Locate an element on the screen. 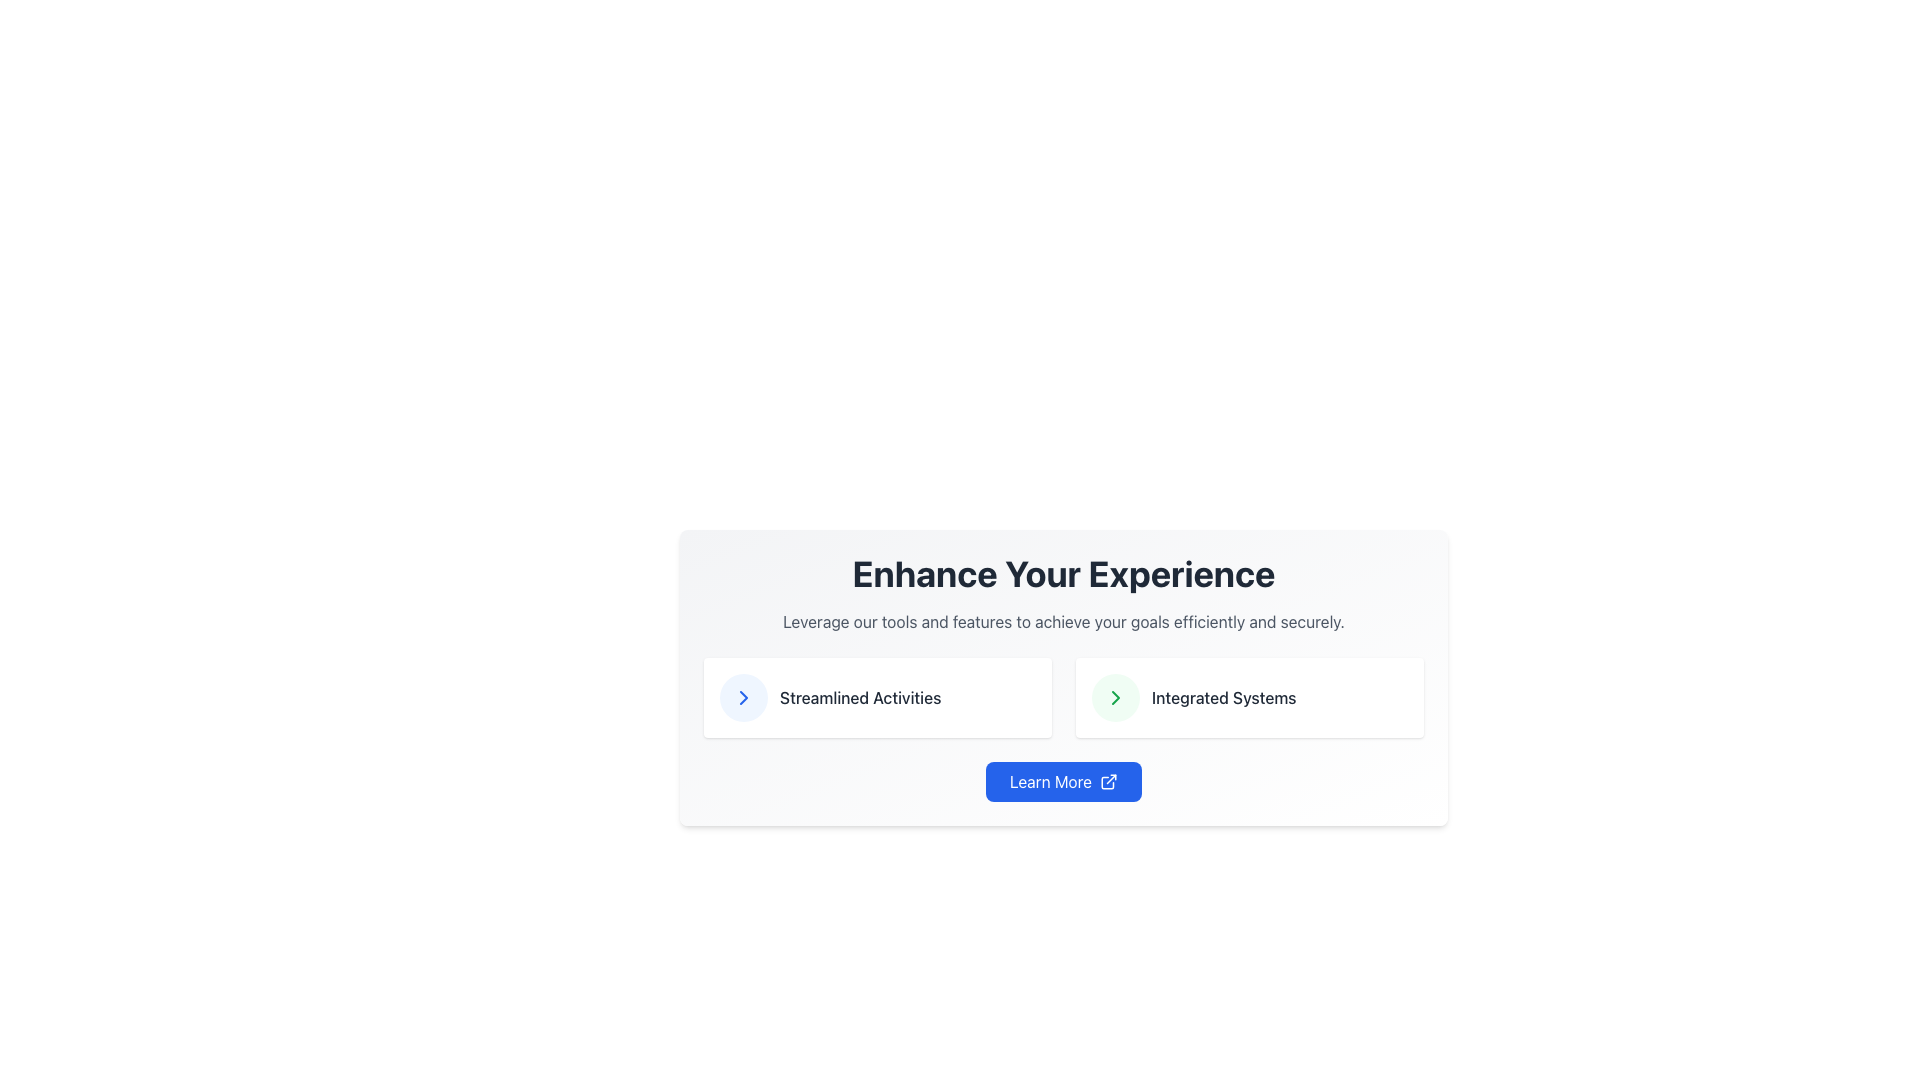 This screenshot has width=1920, height=1080. the Static Text displaying 'Streamlined Activities', which is styled in medium-weight, dark gray font and positioned within a white, rounded rectangular card is located at coordinates (860, 697).